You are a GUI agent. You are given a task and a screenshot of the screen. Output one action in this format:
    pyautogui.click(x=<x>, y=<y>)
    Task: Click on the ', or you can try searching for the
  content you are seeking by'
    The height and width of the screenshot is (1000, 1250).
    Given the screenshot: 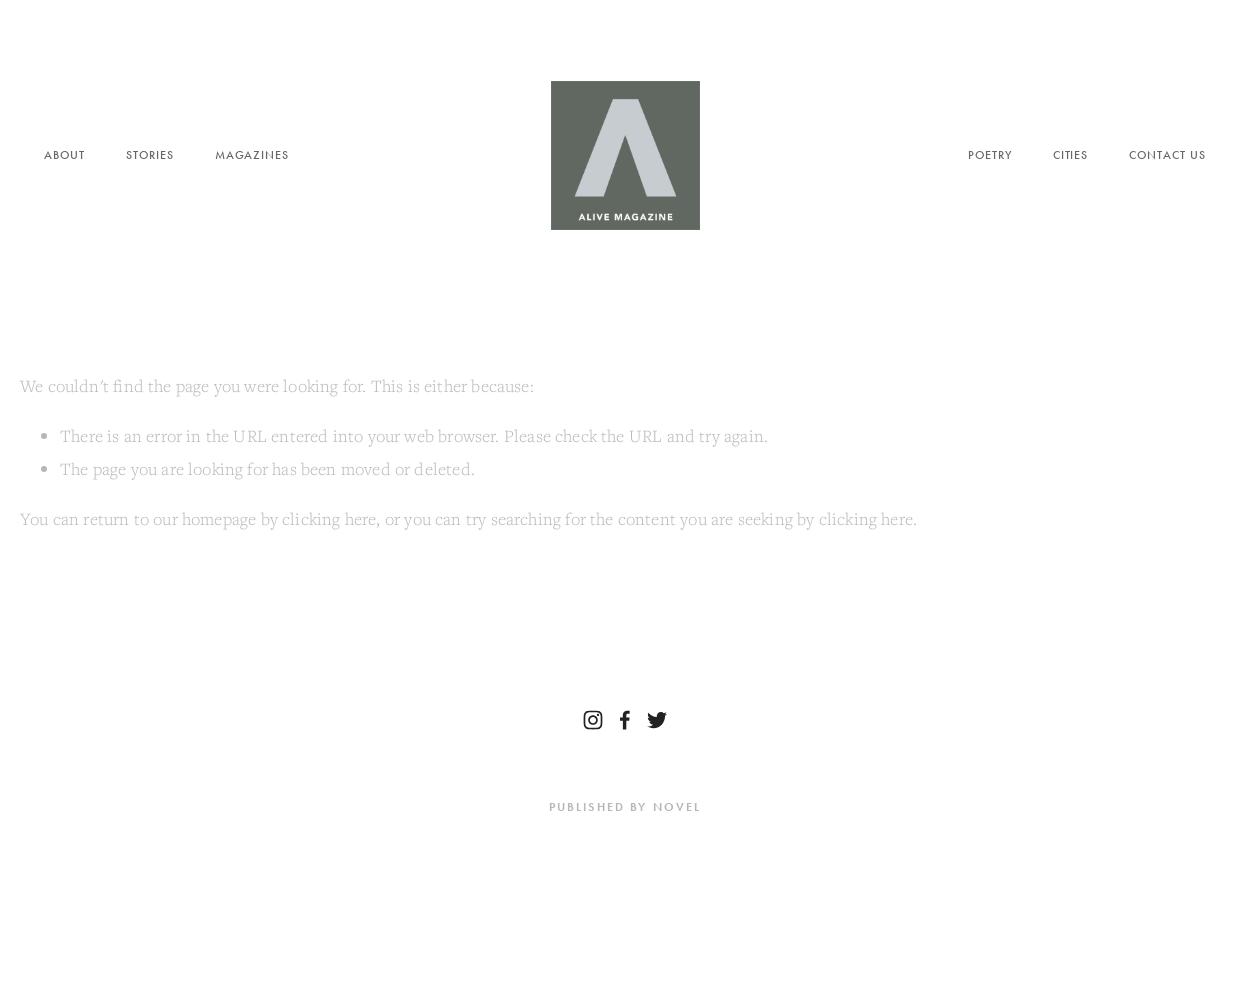 What is the action you would take?
    pyautogui.click(x=596, y=518)
    